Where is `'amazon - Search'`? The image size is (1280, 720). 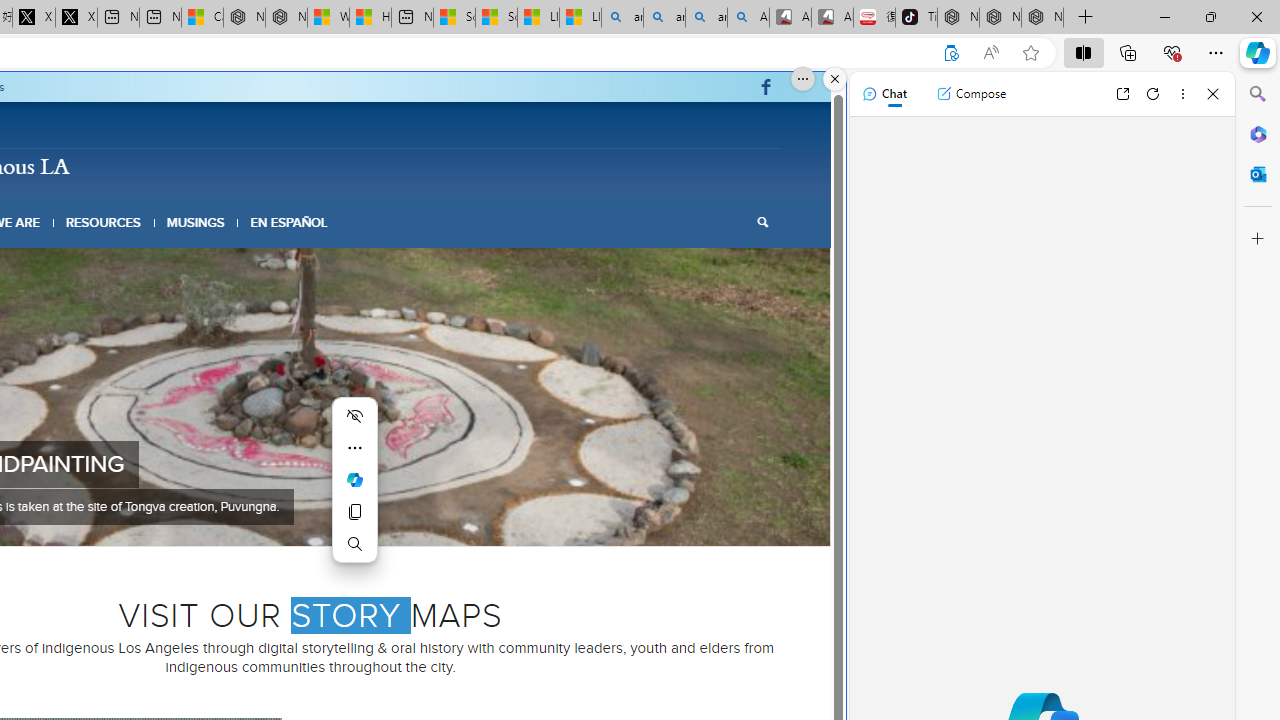
'amazon - Search' is located at coordinates (664, 17).